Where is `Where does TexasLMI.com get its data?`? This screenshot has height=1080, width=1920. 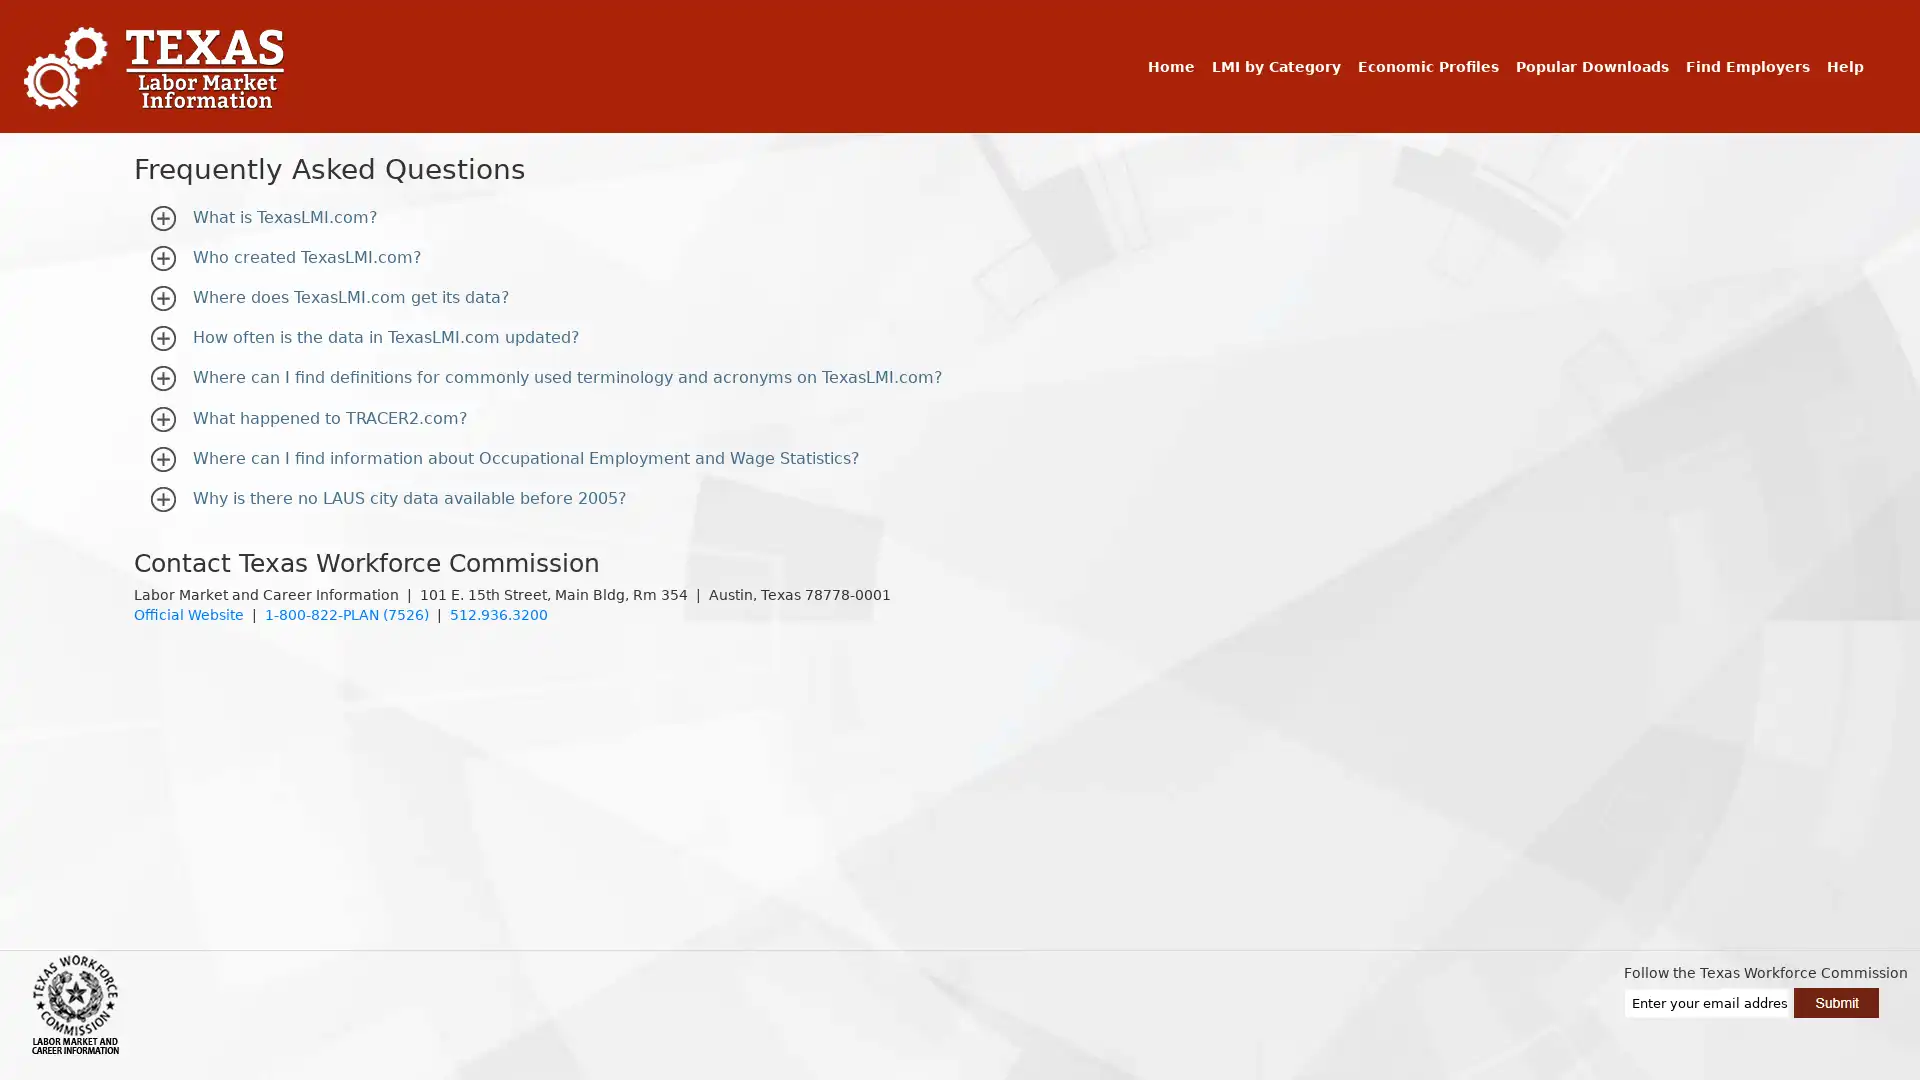 Where does TexasLMI.com get its data? is located at coordinates (958, 297).